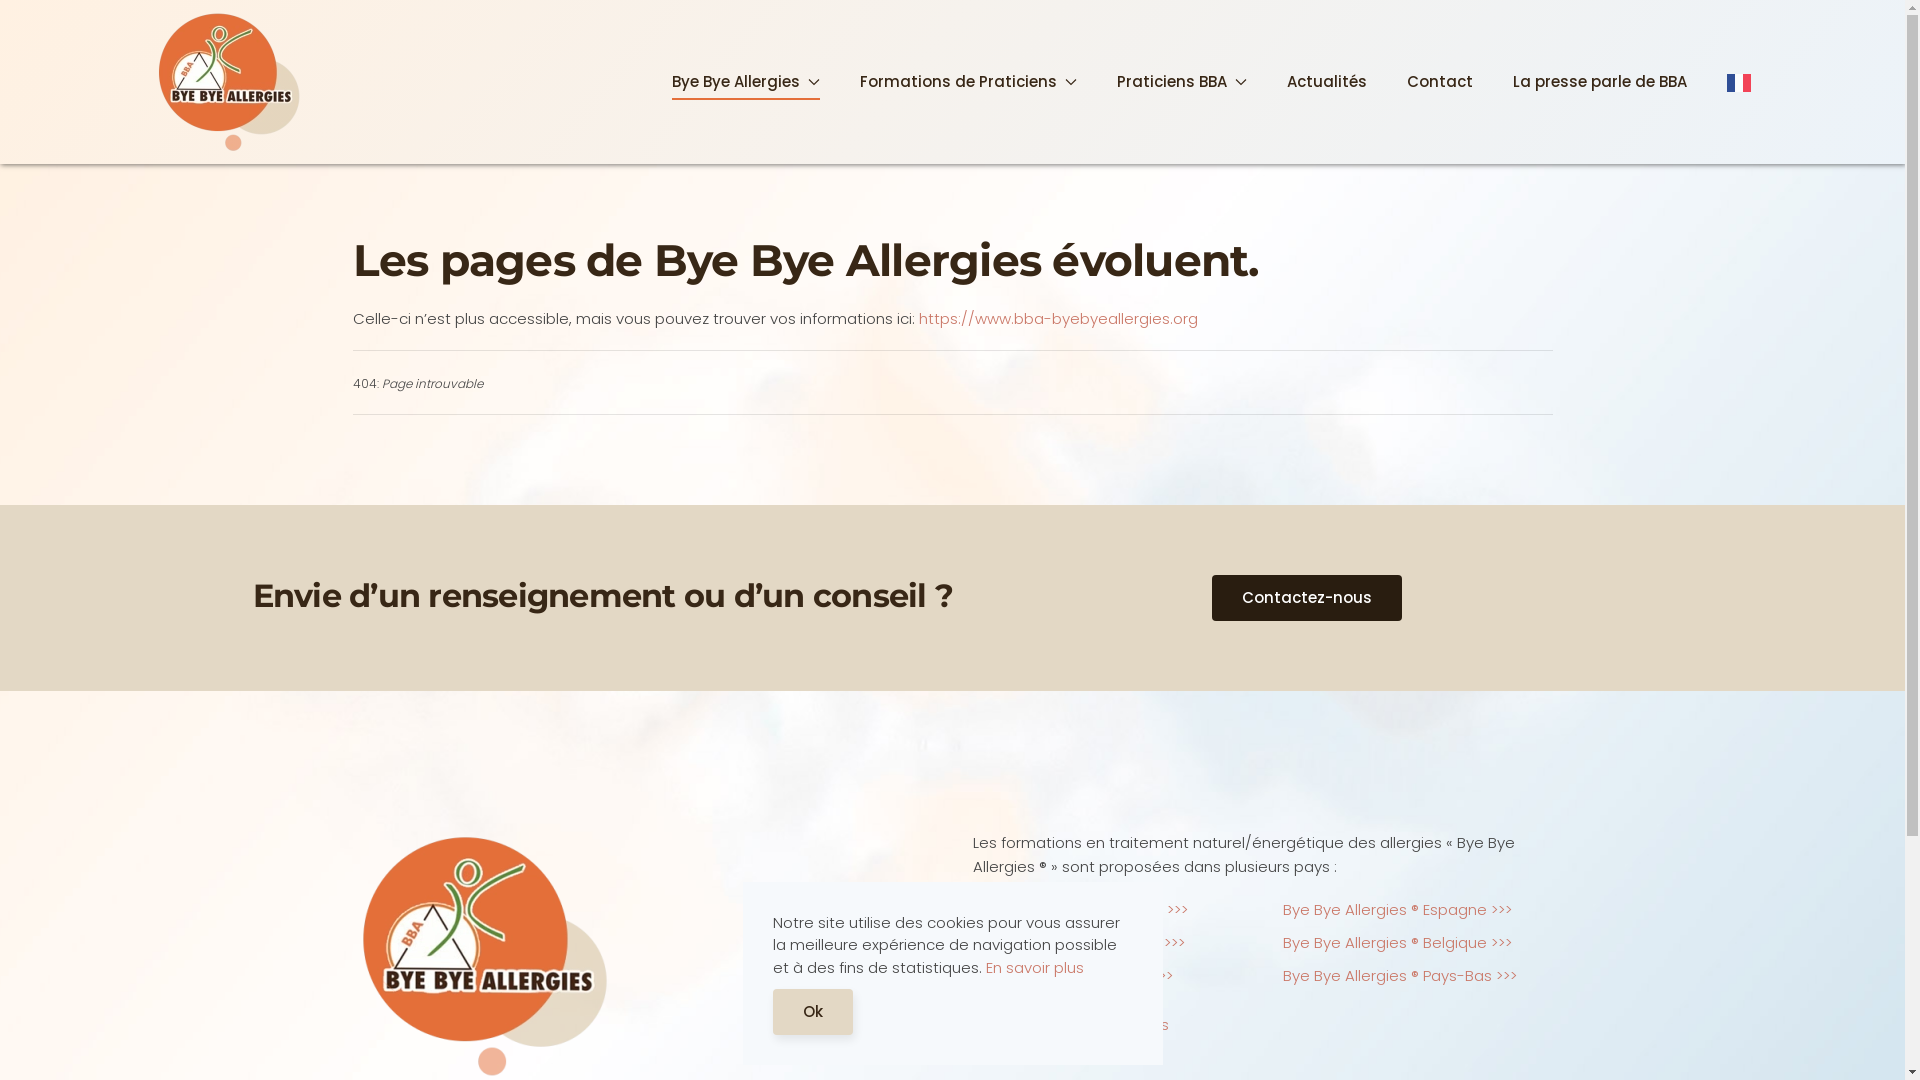  I want to click on 'Formations de Praticiens', so click(968, 80).